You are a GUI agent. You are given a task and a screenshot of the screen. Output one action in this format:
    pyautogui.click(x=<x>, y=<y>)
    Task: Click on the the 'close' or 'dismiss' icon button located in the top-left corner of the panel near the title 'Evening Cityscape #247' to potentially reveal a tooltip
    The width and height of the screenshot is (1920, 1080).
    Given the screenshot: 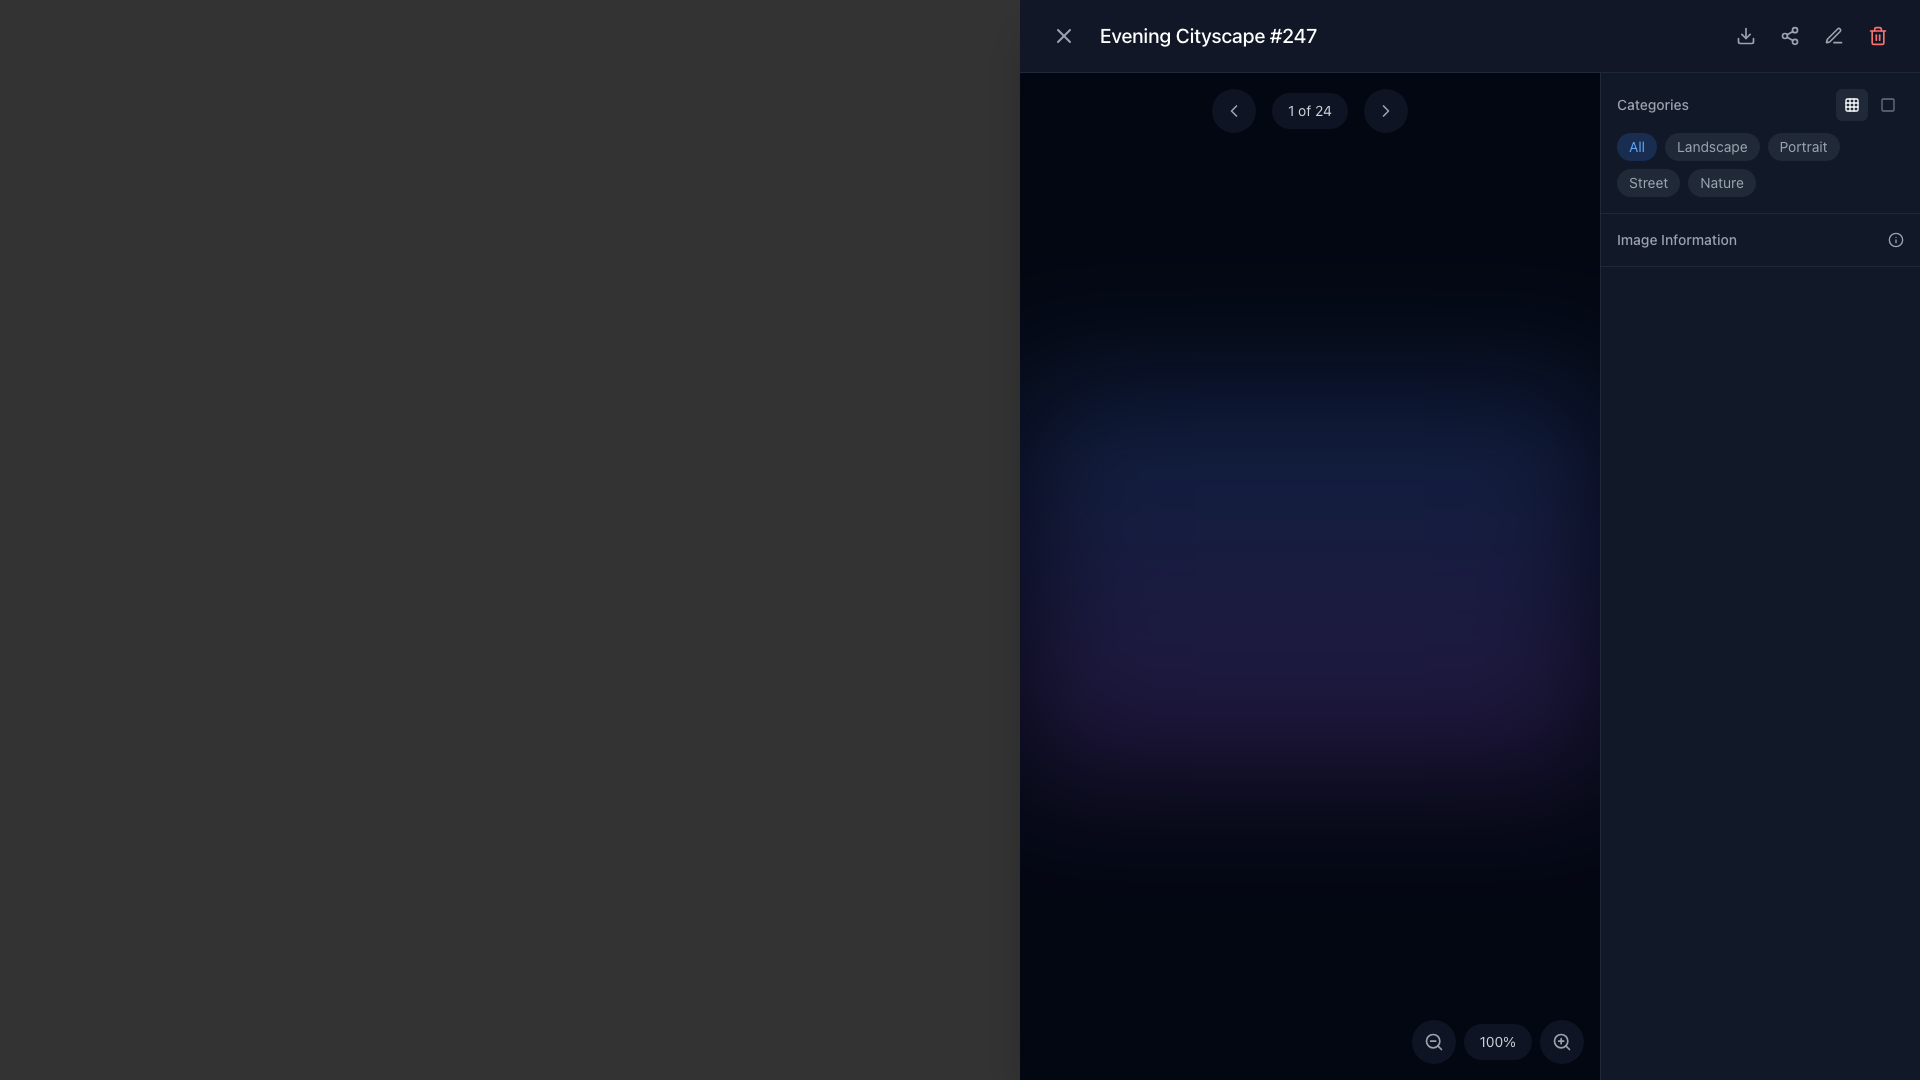 What is the action you would take?
    pyautogui.click(x=1063, y=35)
    